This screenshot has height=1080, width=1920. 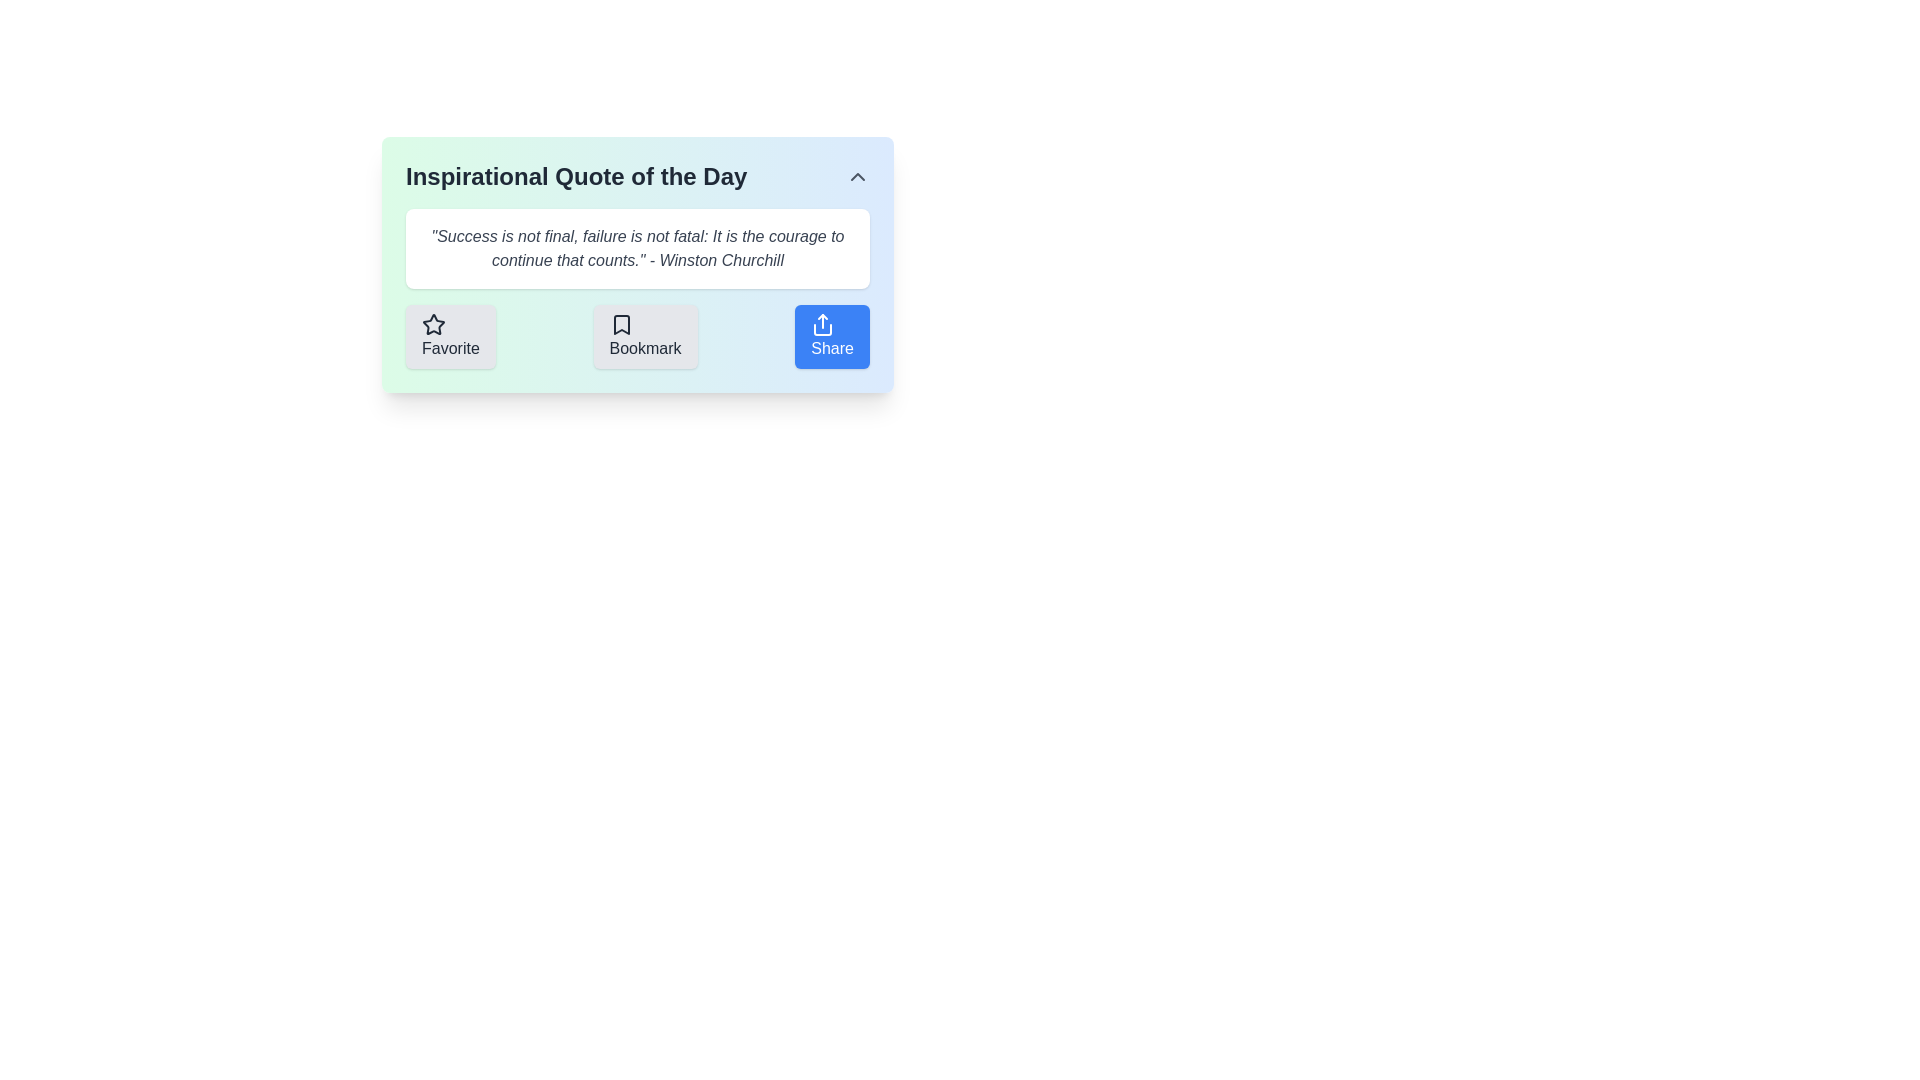 I want to click on the header section with a toggleable chevron icon located at the center near the top of the card, so click(x=637, y=176).